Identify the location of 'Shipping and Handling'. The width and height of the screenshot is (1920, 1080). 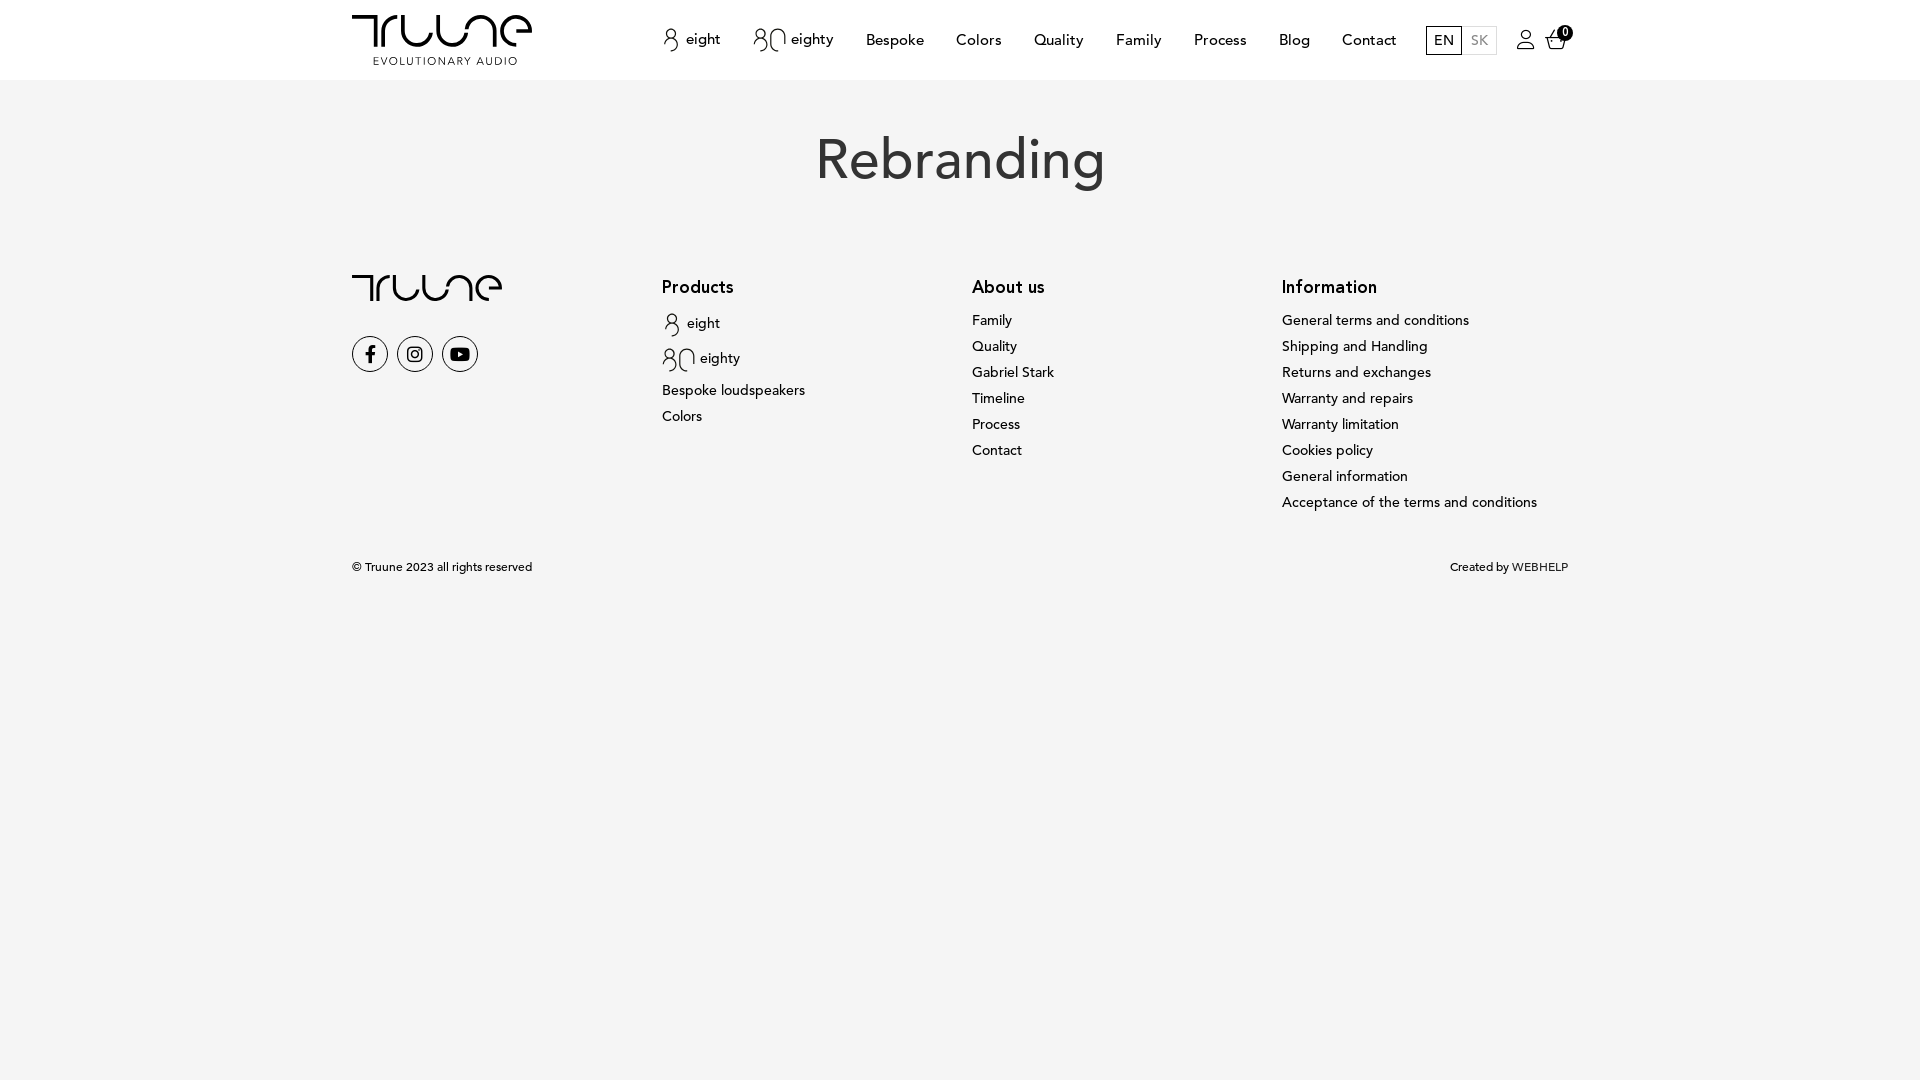
(1354, 345).